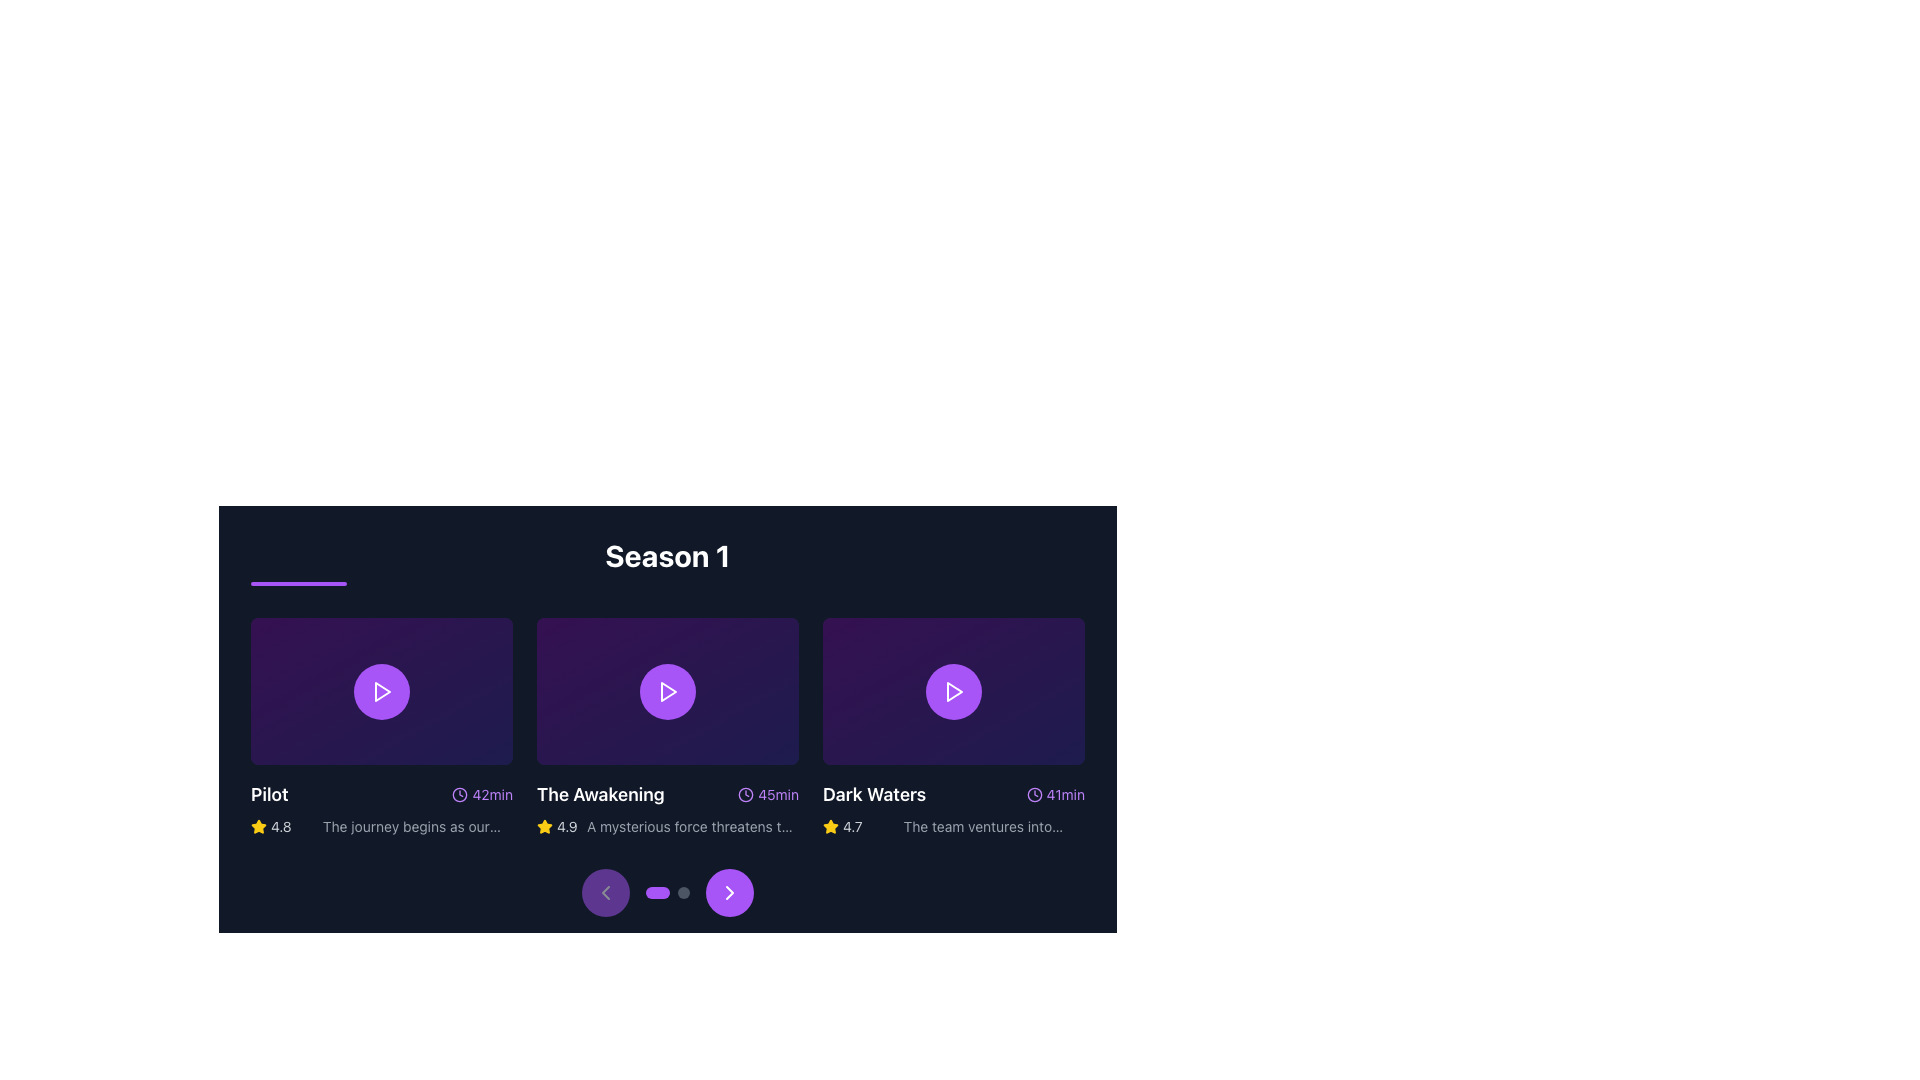 The width and height of the screenshot is (1920, 1080). What do you see at coordinates (767, 794) in the screenshot?
I see `duration displayed on the time duration indicator with a clock icon showing '45min' in purple, located at the bottom-right corner of the highlighted card titled 'The Awakening'` at bounding box center [767, 794].